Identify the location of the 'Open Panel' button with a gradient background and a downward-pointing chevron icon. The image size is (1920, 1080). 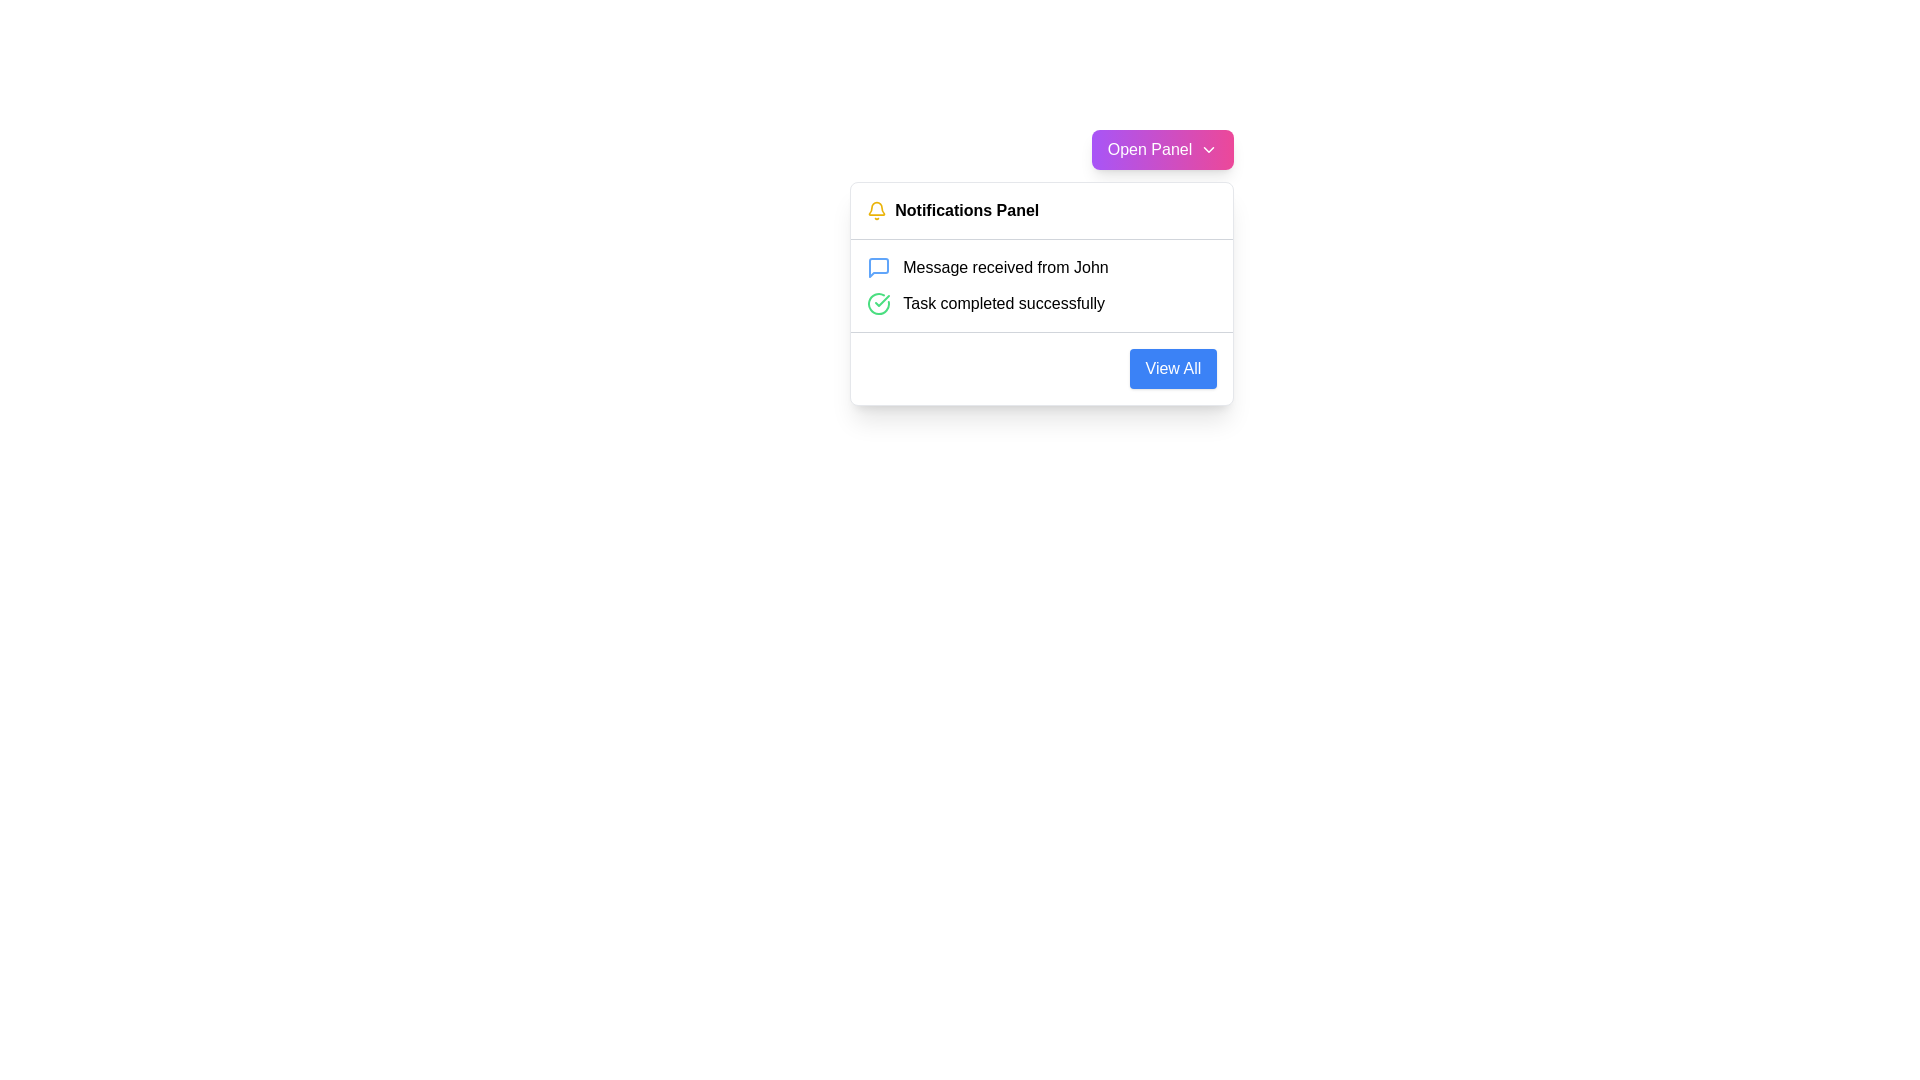
(1162, 149).